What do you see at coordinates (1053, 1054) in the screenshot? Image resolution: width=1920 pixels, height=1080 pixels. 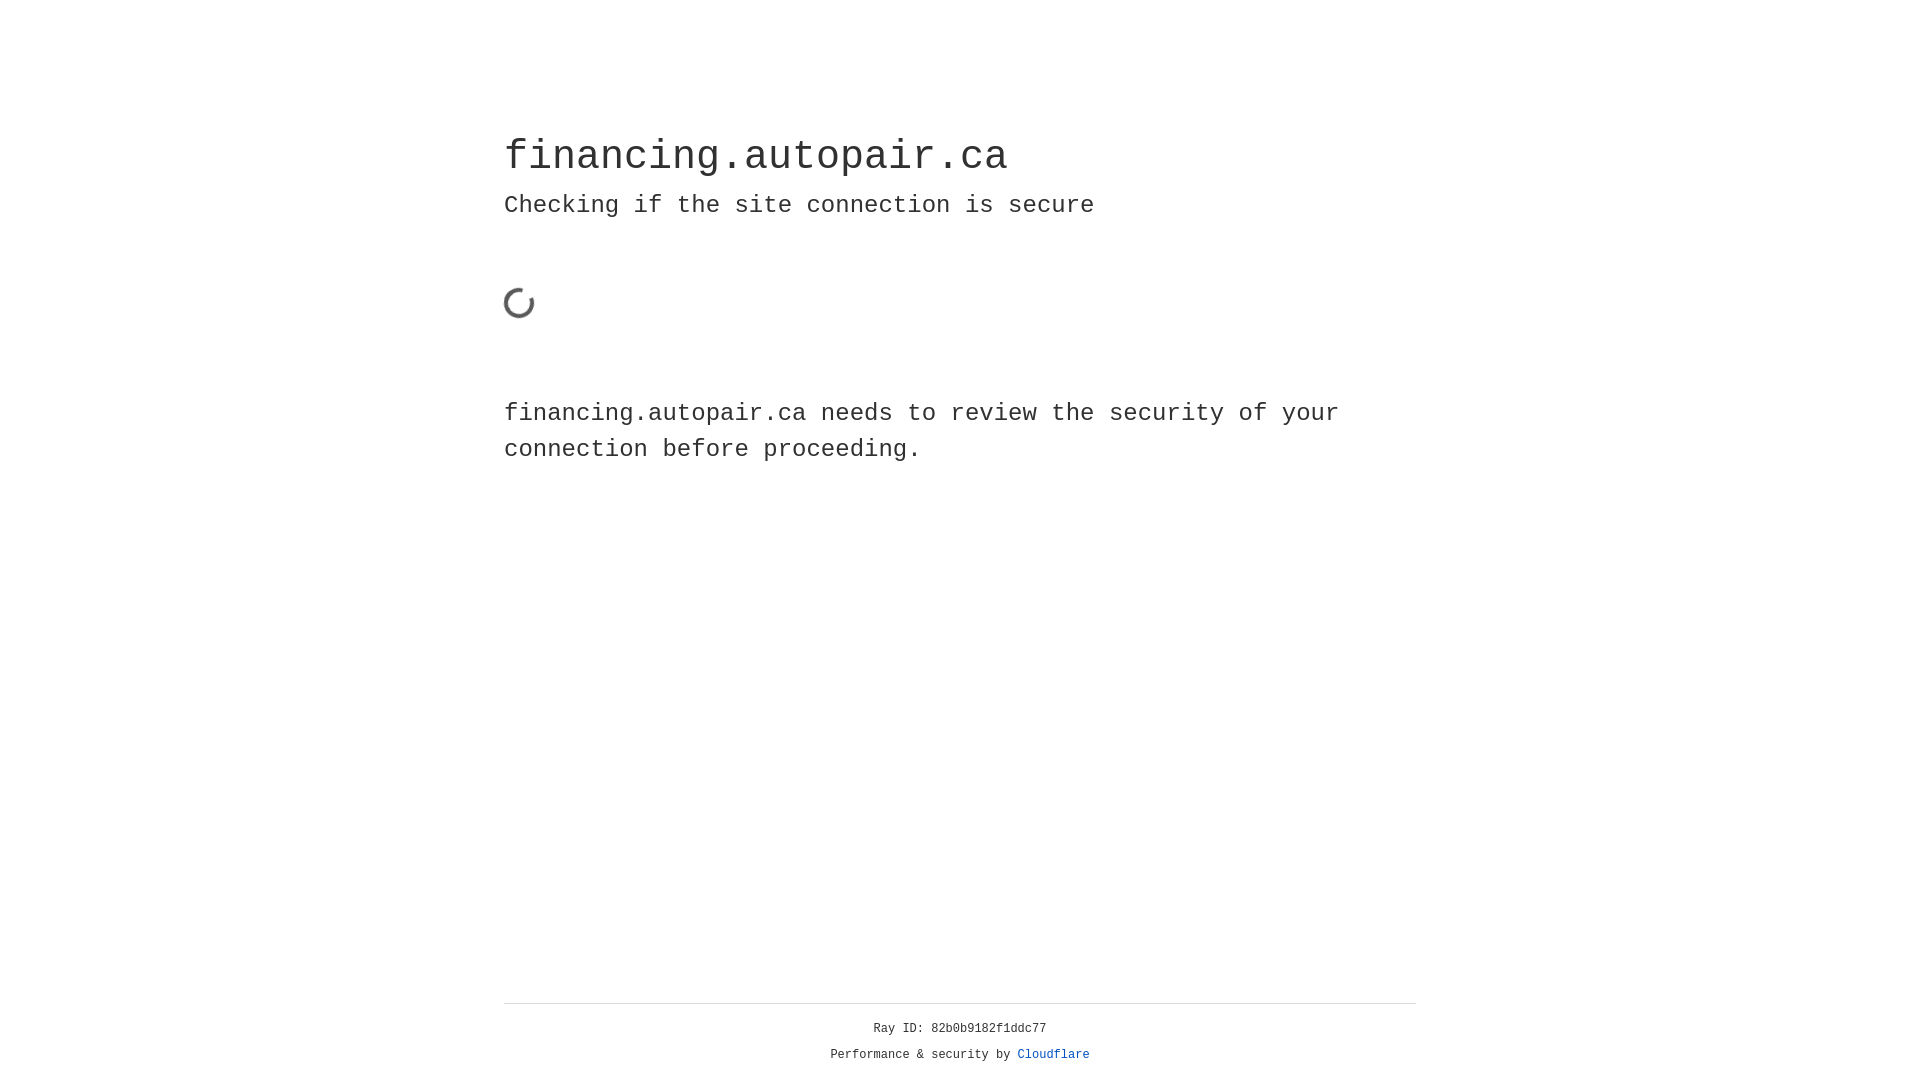 I see `'Cloudflare'` at bounding box center [1053, 1054].